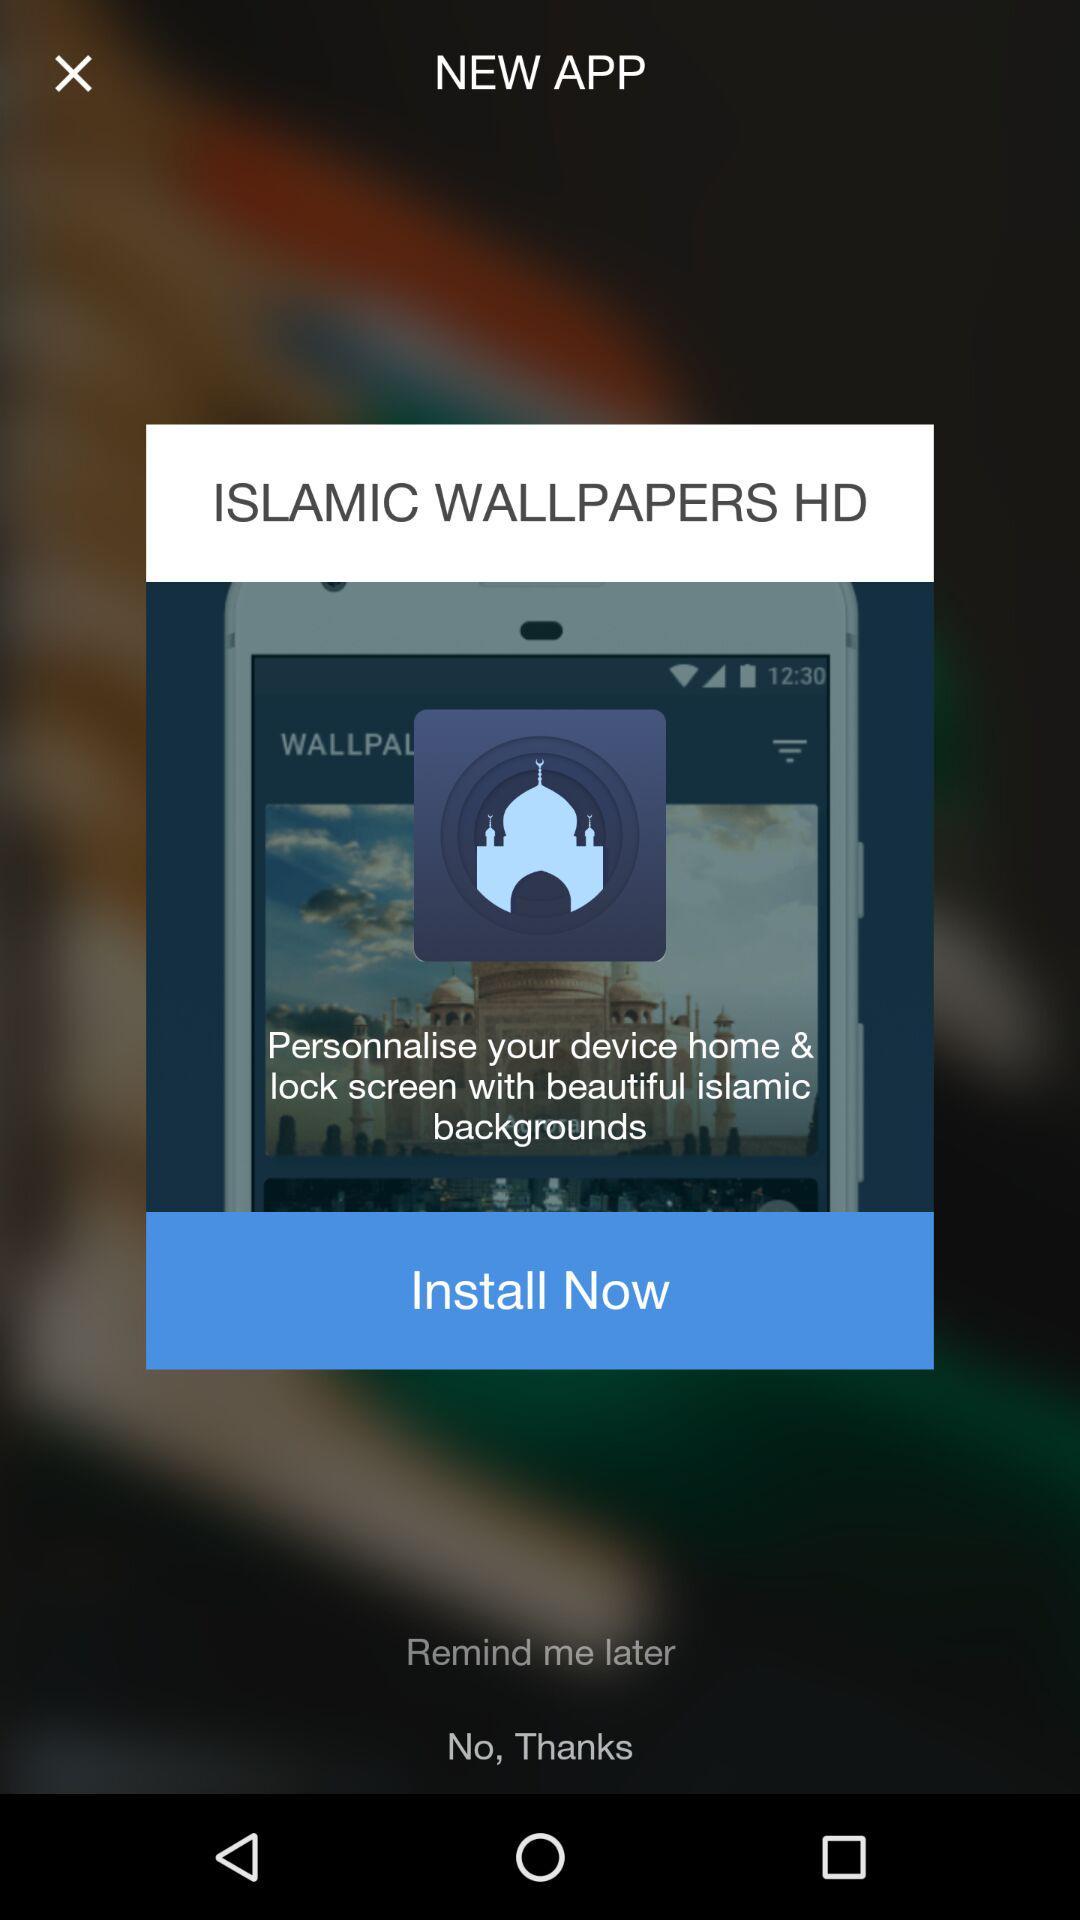 The width and height of the screenshot is (1080, 1920). What do you see at coordinates (72, 73) in the screenshot?
I see `icon above the islamic wallpapers hd icon` at bounding box center [72, 73].